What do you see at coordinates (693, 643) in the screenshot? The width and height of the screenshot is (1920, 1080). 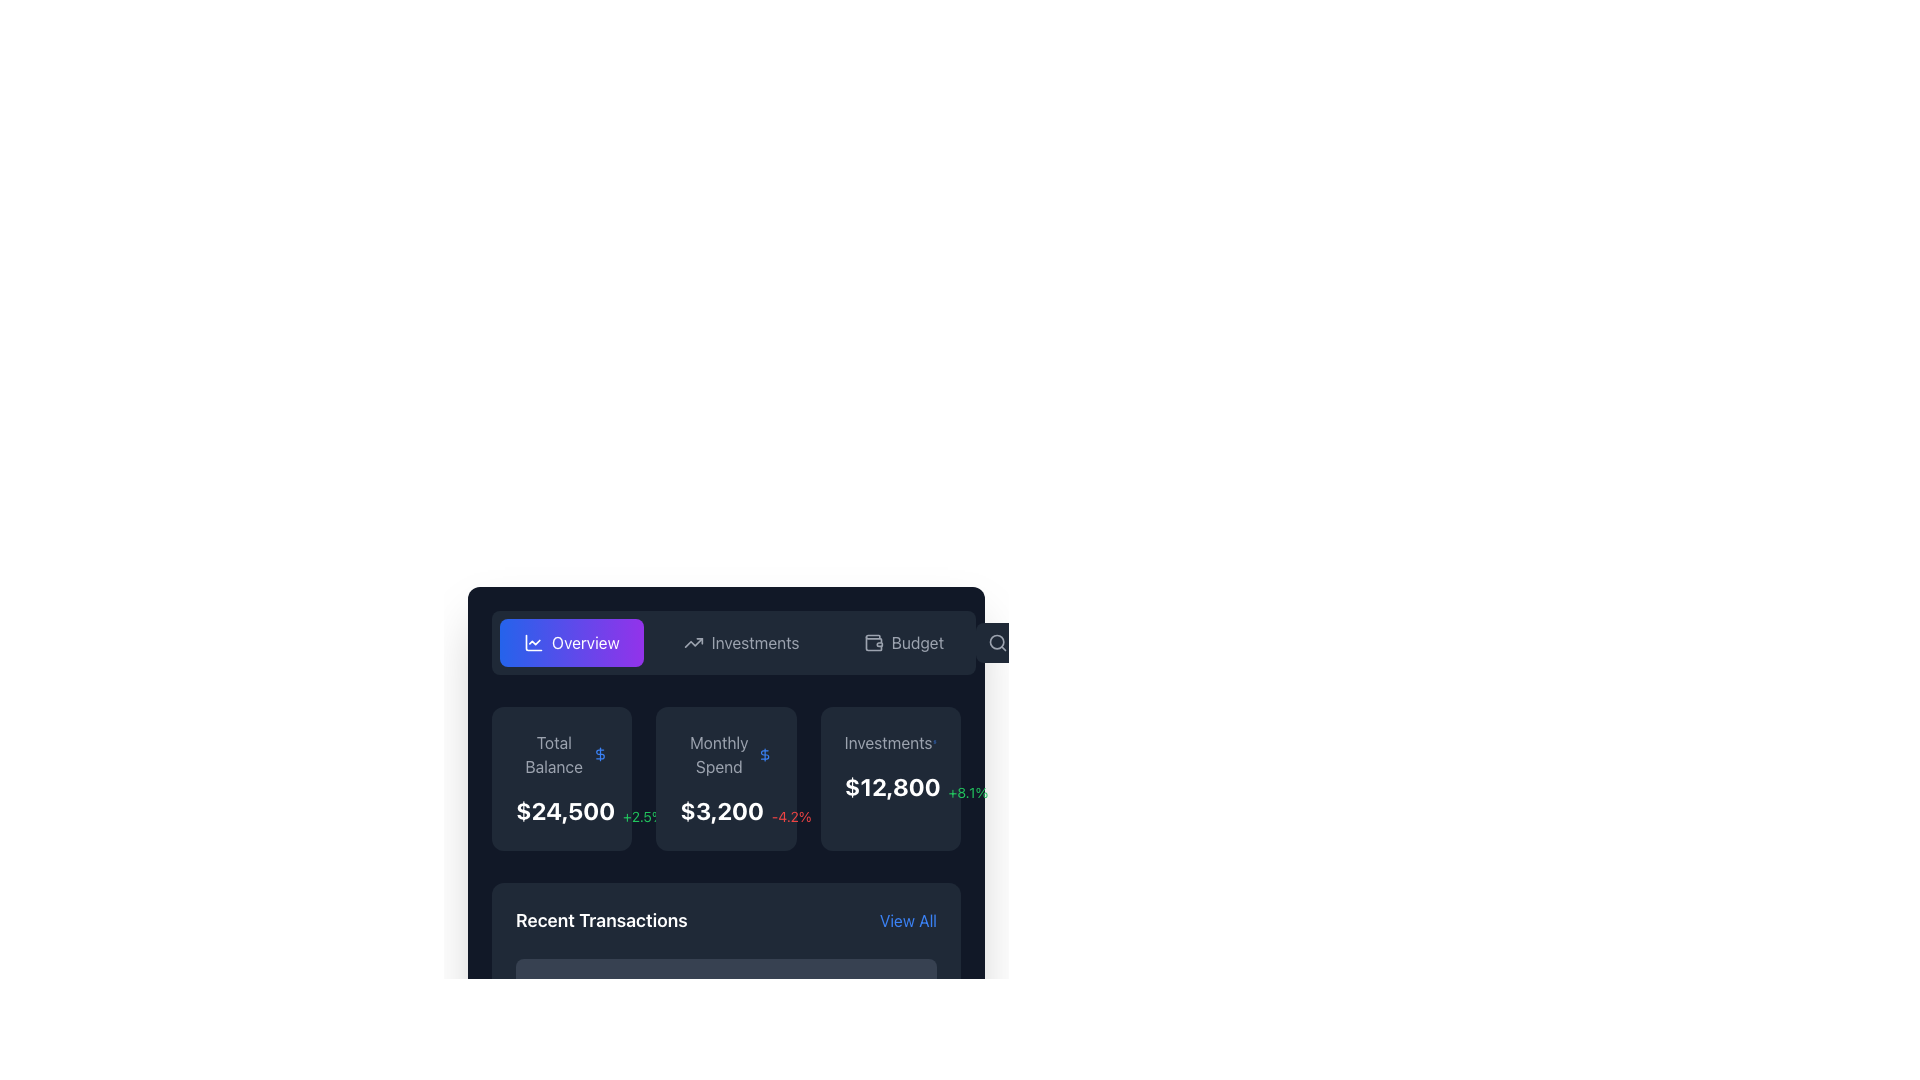 I see `the upward trending line graph icon in the horizontal navigation menu, which is located to the left of the 'Investments' text` at bounding box center [693, 643].